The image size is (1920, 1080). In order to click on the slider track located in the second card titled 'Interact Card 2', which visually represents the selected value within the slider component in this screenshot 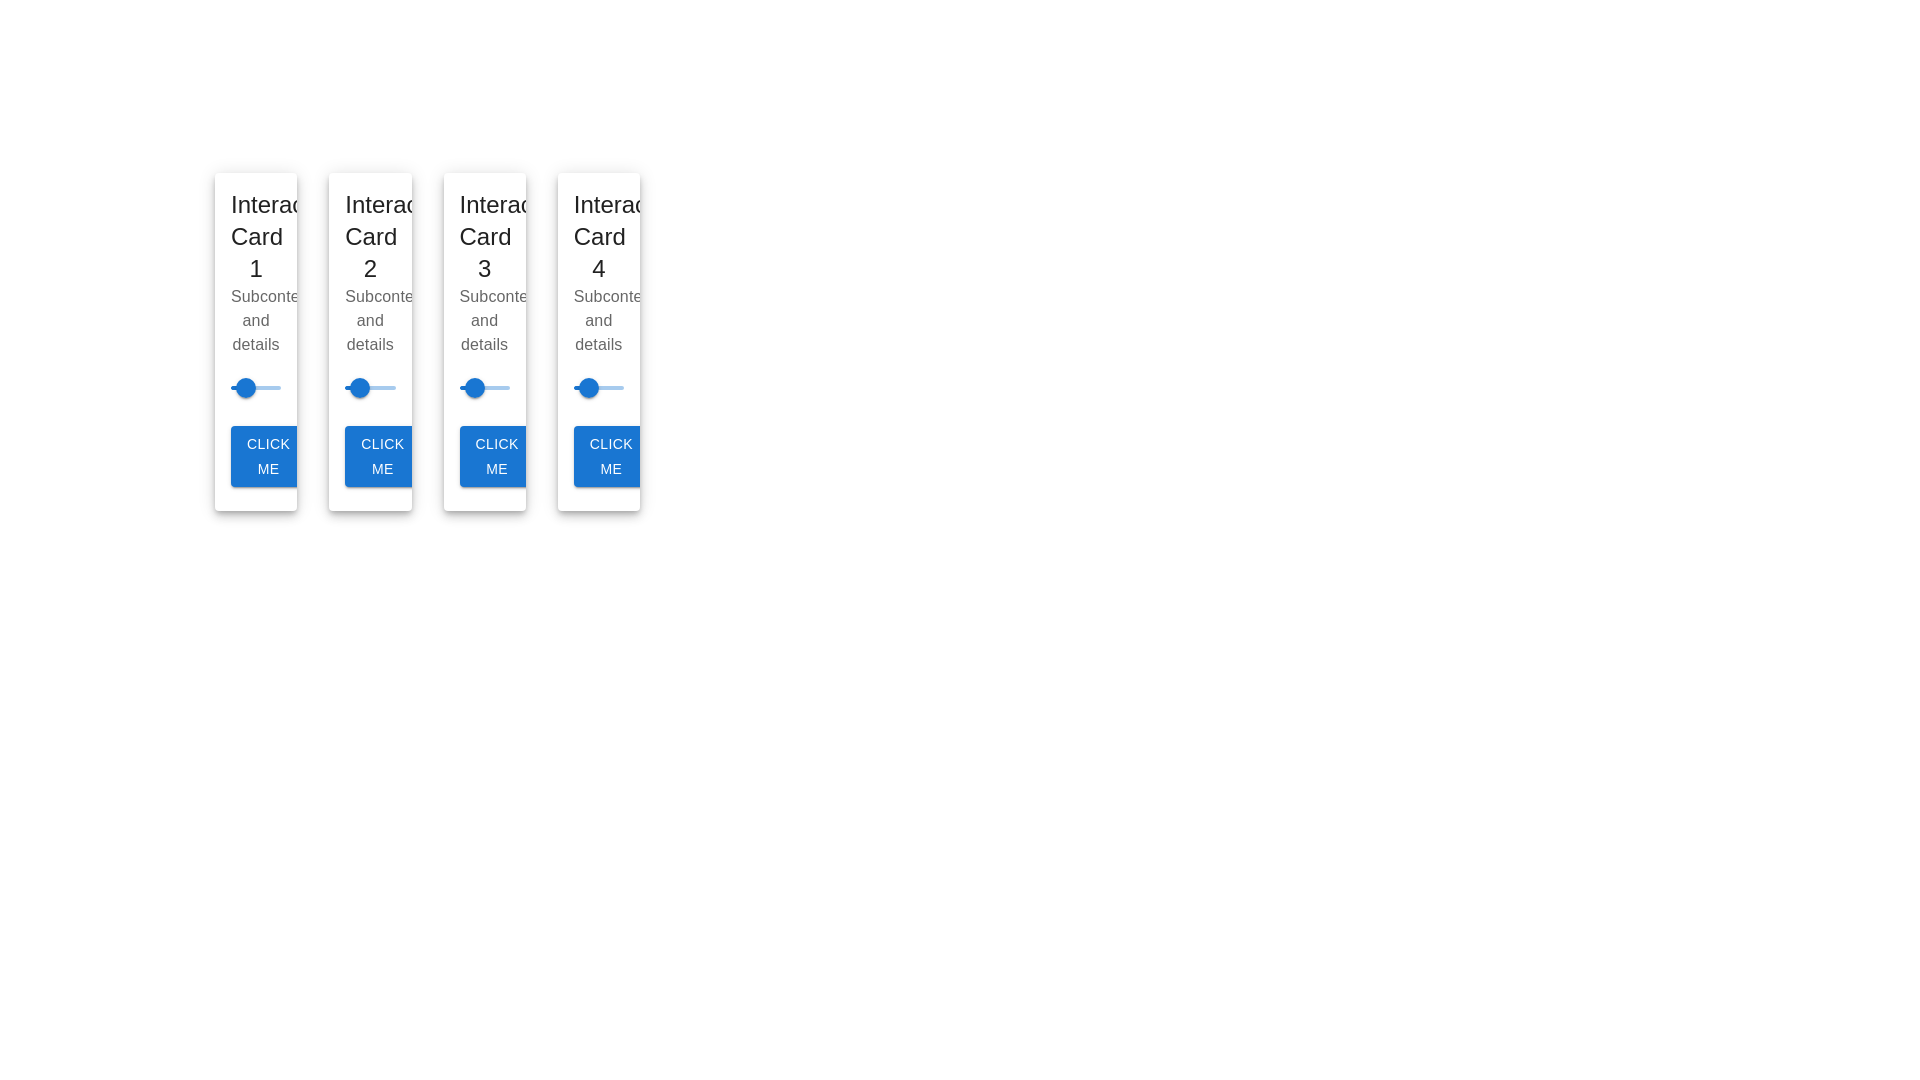, I will do `click(352, 388)`.